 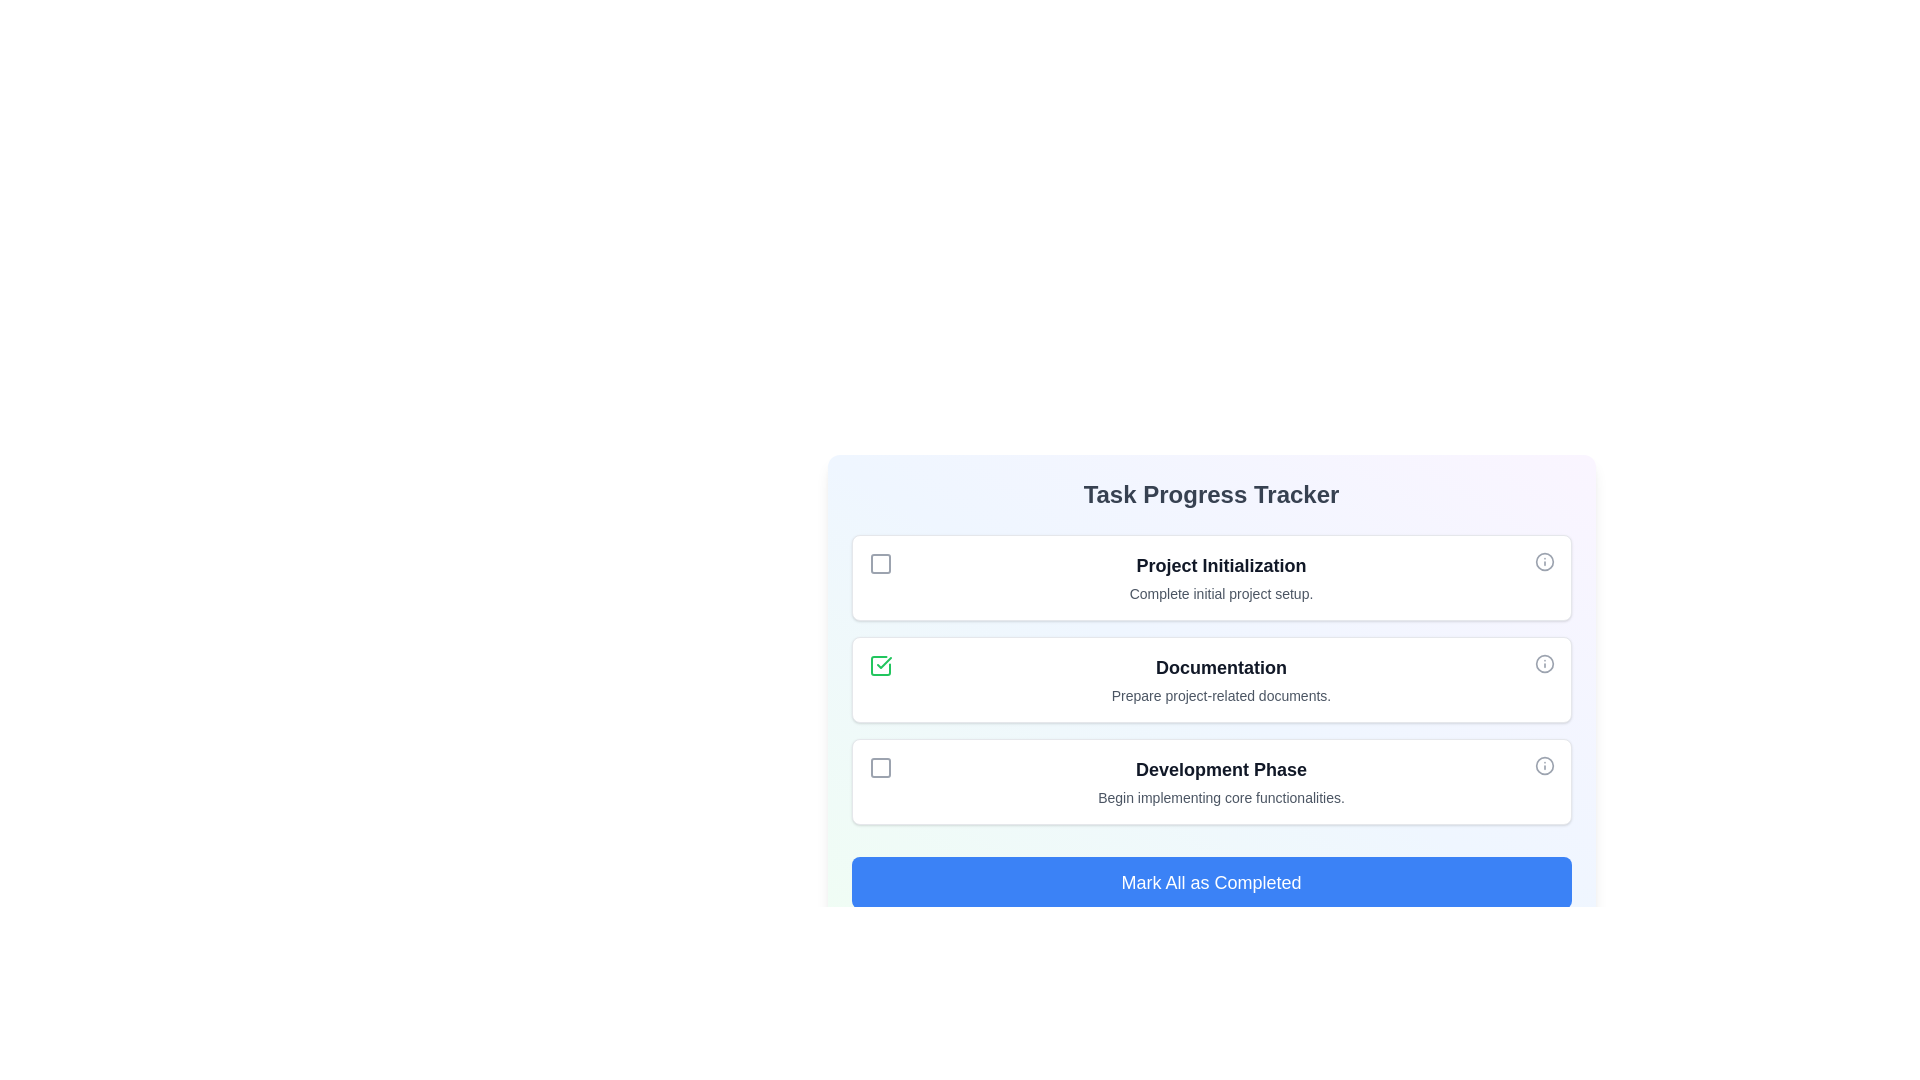 What do you see at coordinates (880, 666) in the screenshot?
I see `the completed state checkbox with a green outline and checkmark in the 'Documentation' section of the task progress tracker` at bounding box center [880, 666].